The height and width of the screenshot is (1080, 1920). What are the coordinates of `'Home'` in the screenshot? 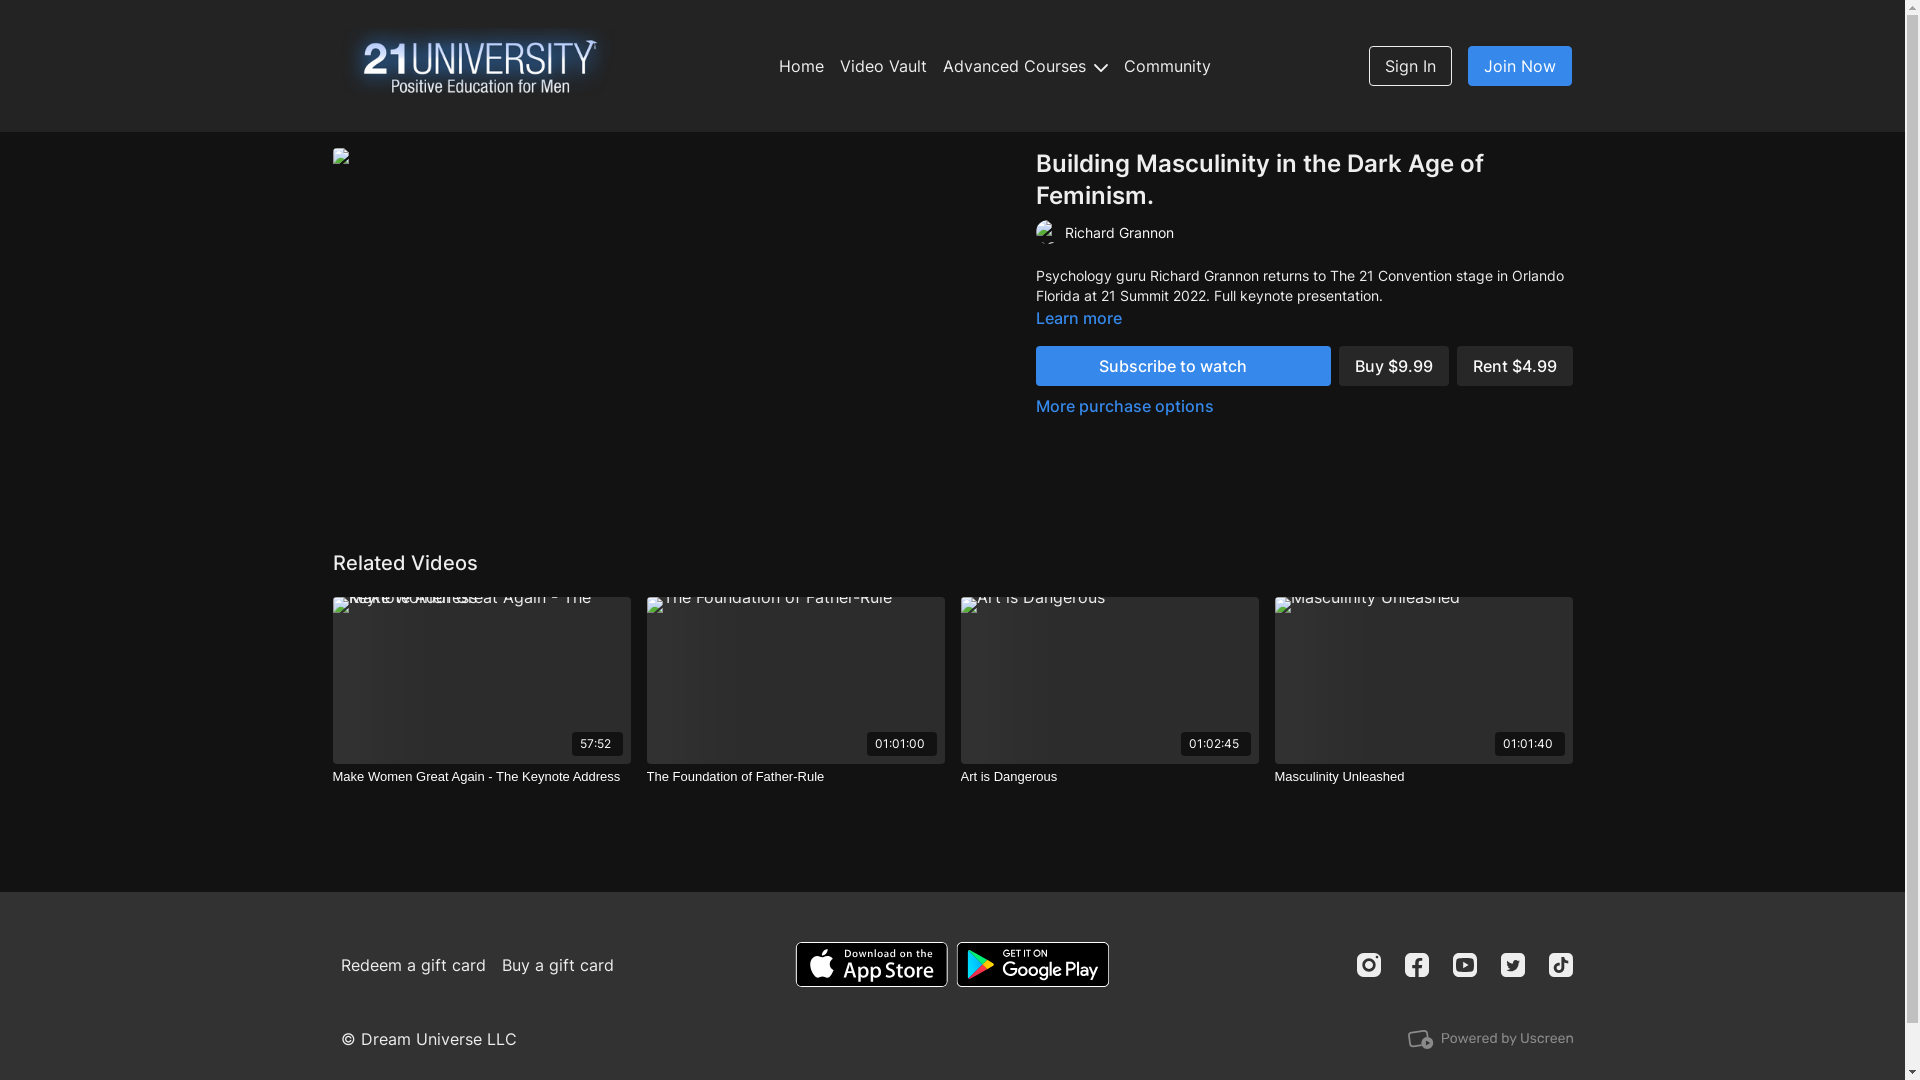 It's located at (801, 64).